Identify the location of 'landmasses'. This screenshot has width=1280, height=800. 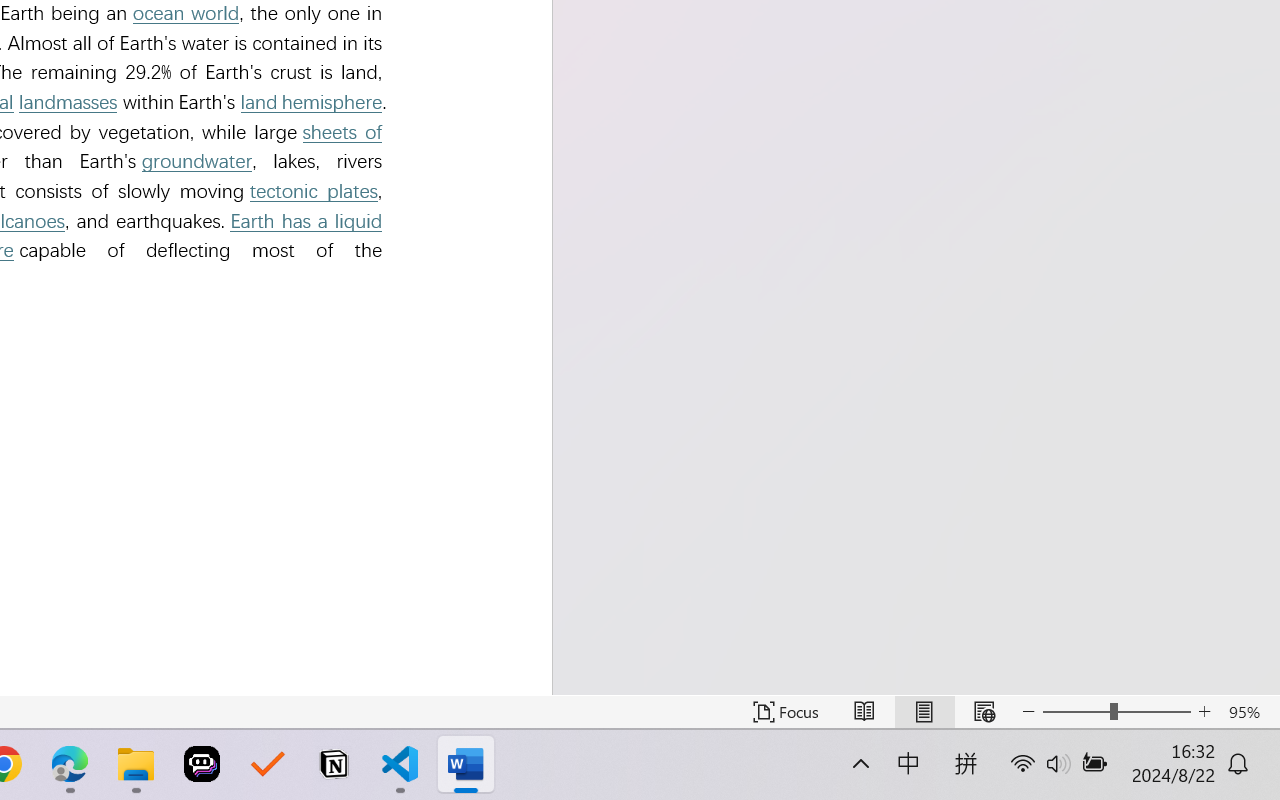
(67, 101).